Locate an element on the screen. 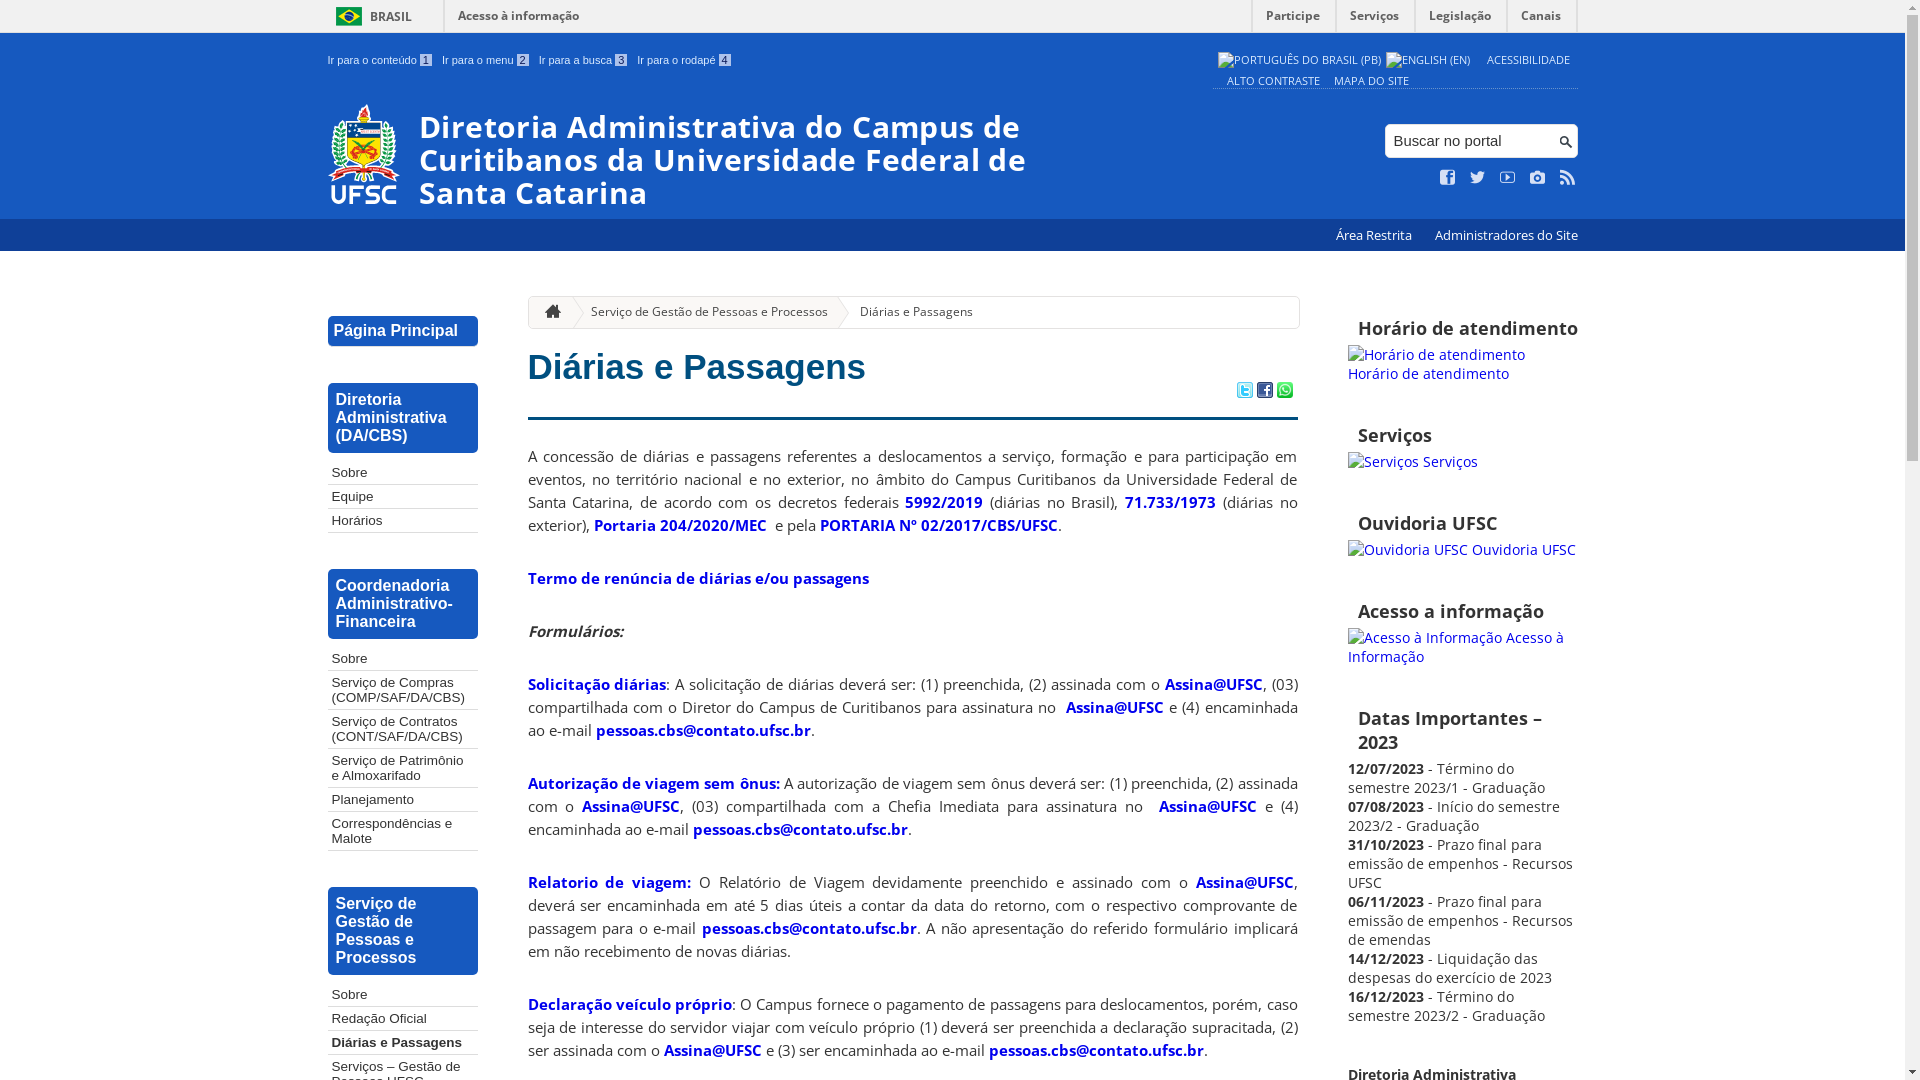 The width and height of the screenshot is (1920, 1080). 'Ouvidoria da UFSC' is located at coordinates (1406, 549).